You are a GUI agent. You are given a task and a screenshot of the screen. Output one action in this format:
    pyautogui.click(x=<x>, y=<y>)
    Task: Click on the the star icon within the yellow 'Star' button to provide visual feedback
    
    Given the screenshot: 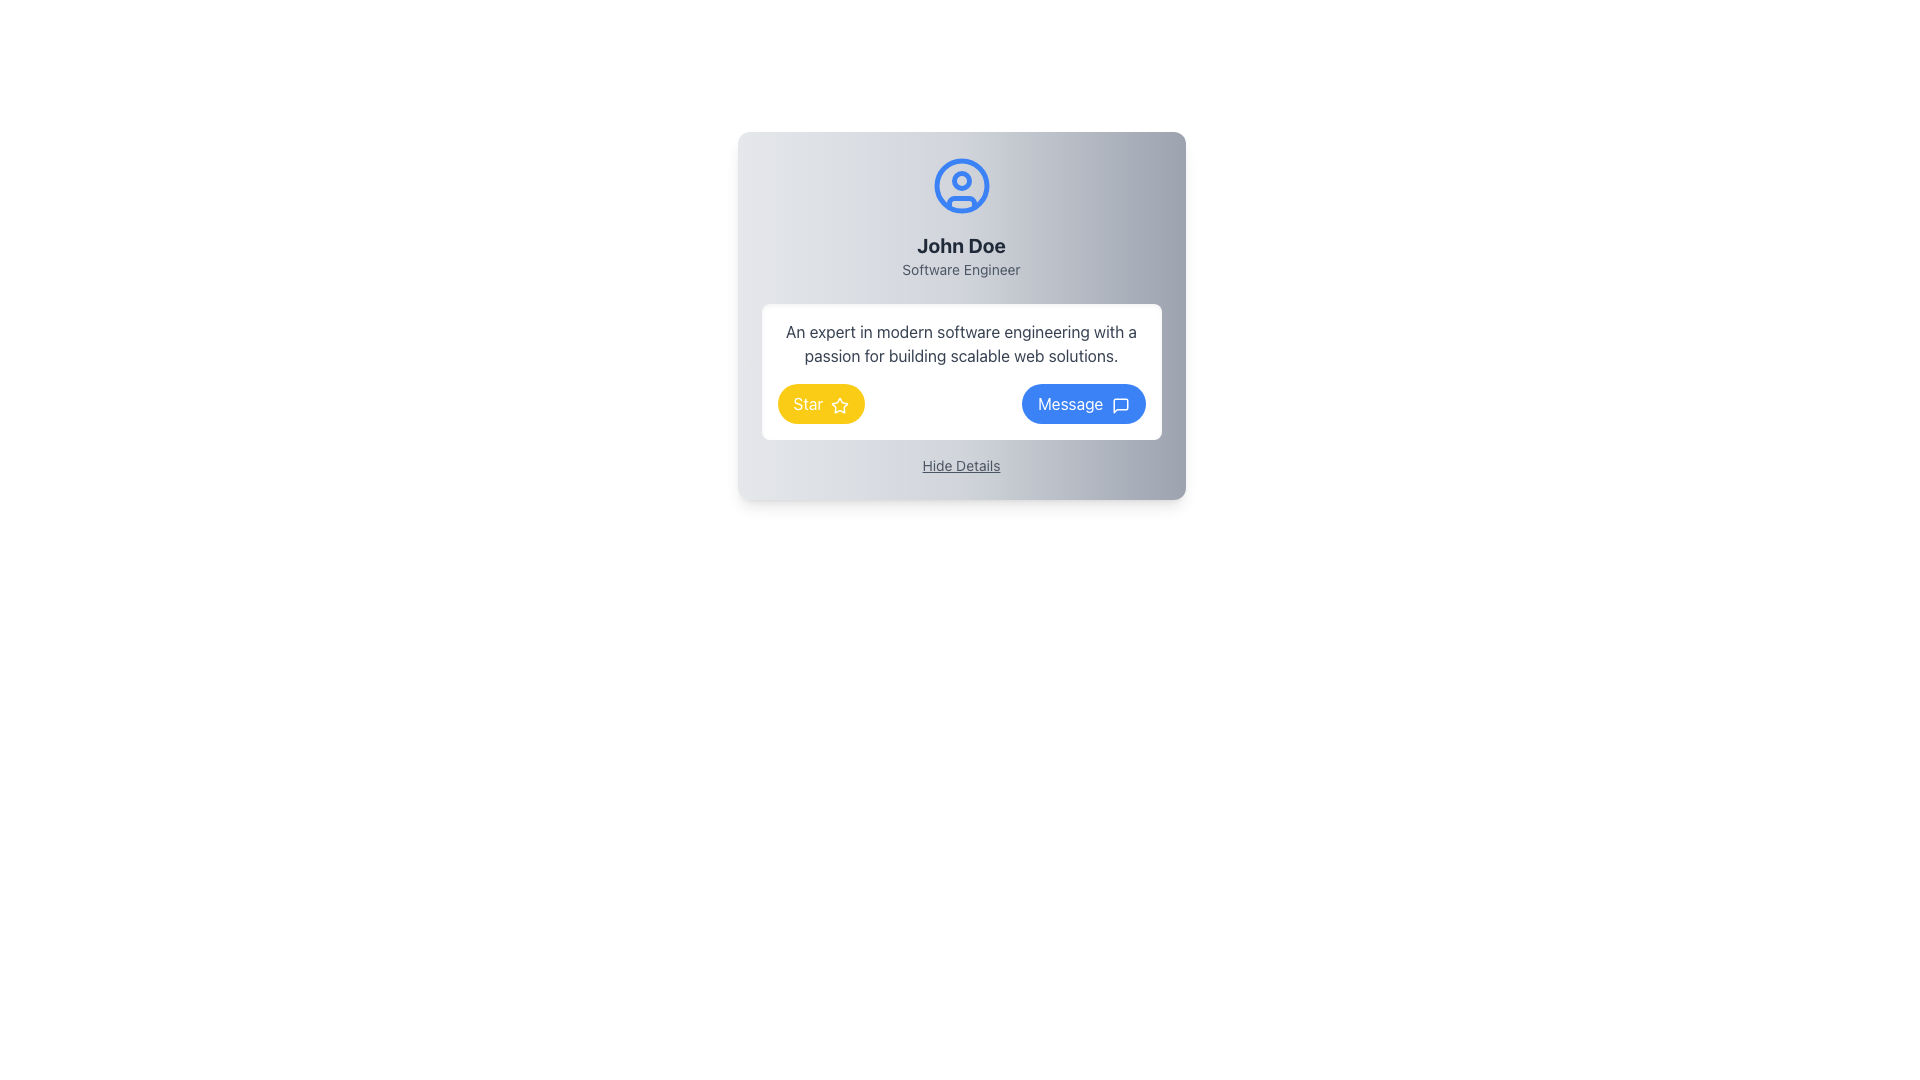 What is the action you would take?
    pyautogui.click(x=840, y=405)
    